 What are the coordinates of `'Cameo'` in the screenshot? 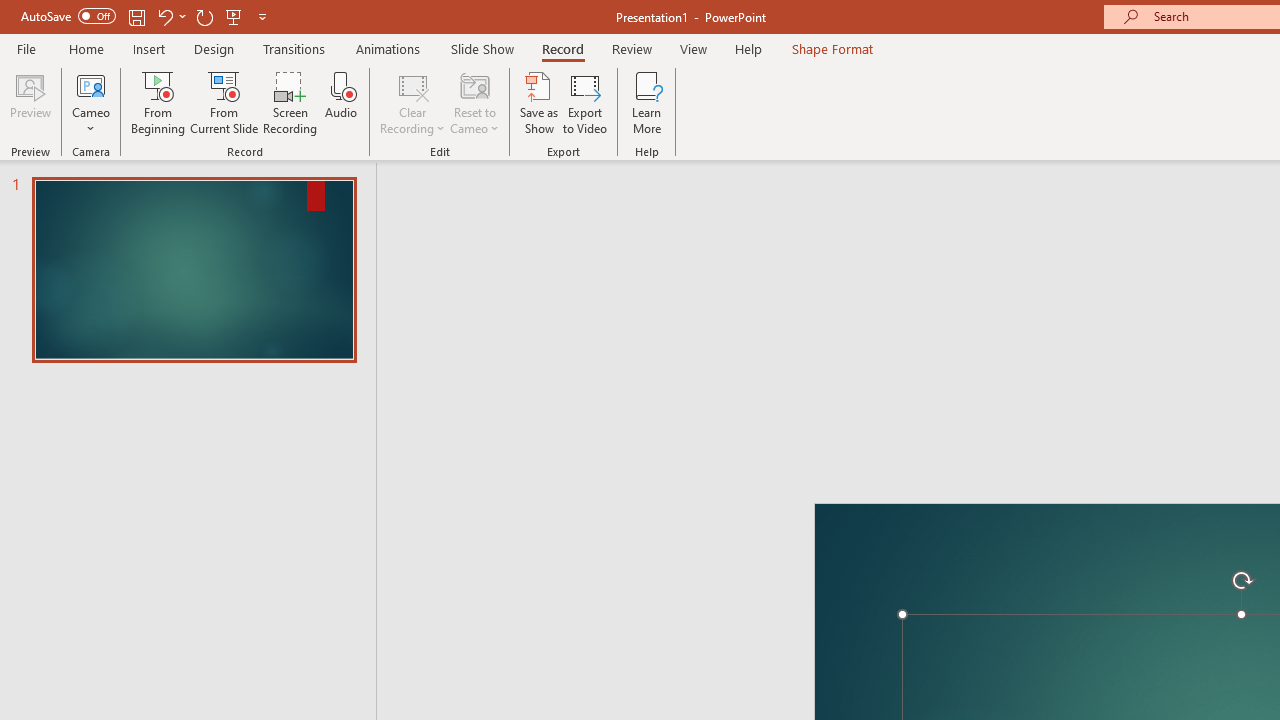 It's located at (90, 84).